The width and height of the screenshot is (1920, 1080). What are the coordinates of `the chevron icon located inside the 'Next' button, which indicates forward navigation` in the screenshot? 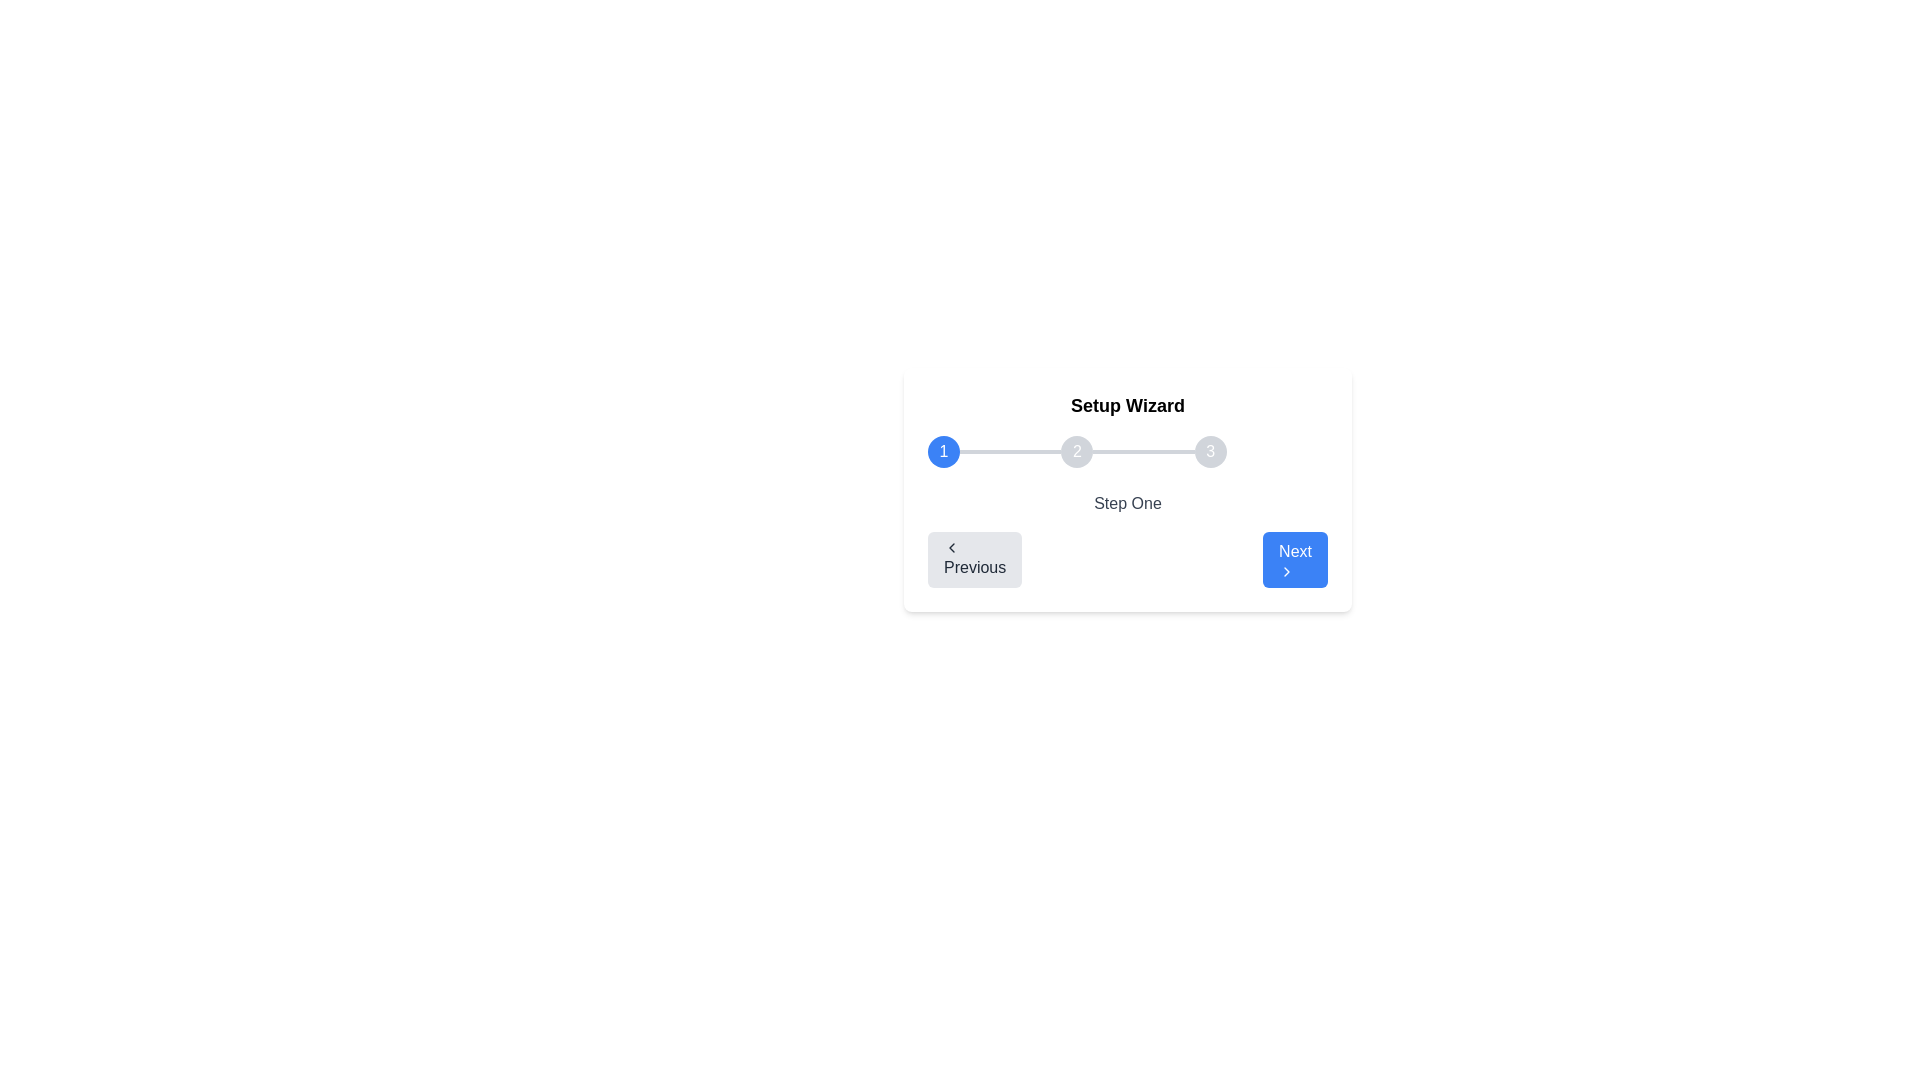 It's located at (1287, 571).